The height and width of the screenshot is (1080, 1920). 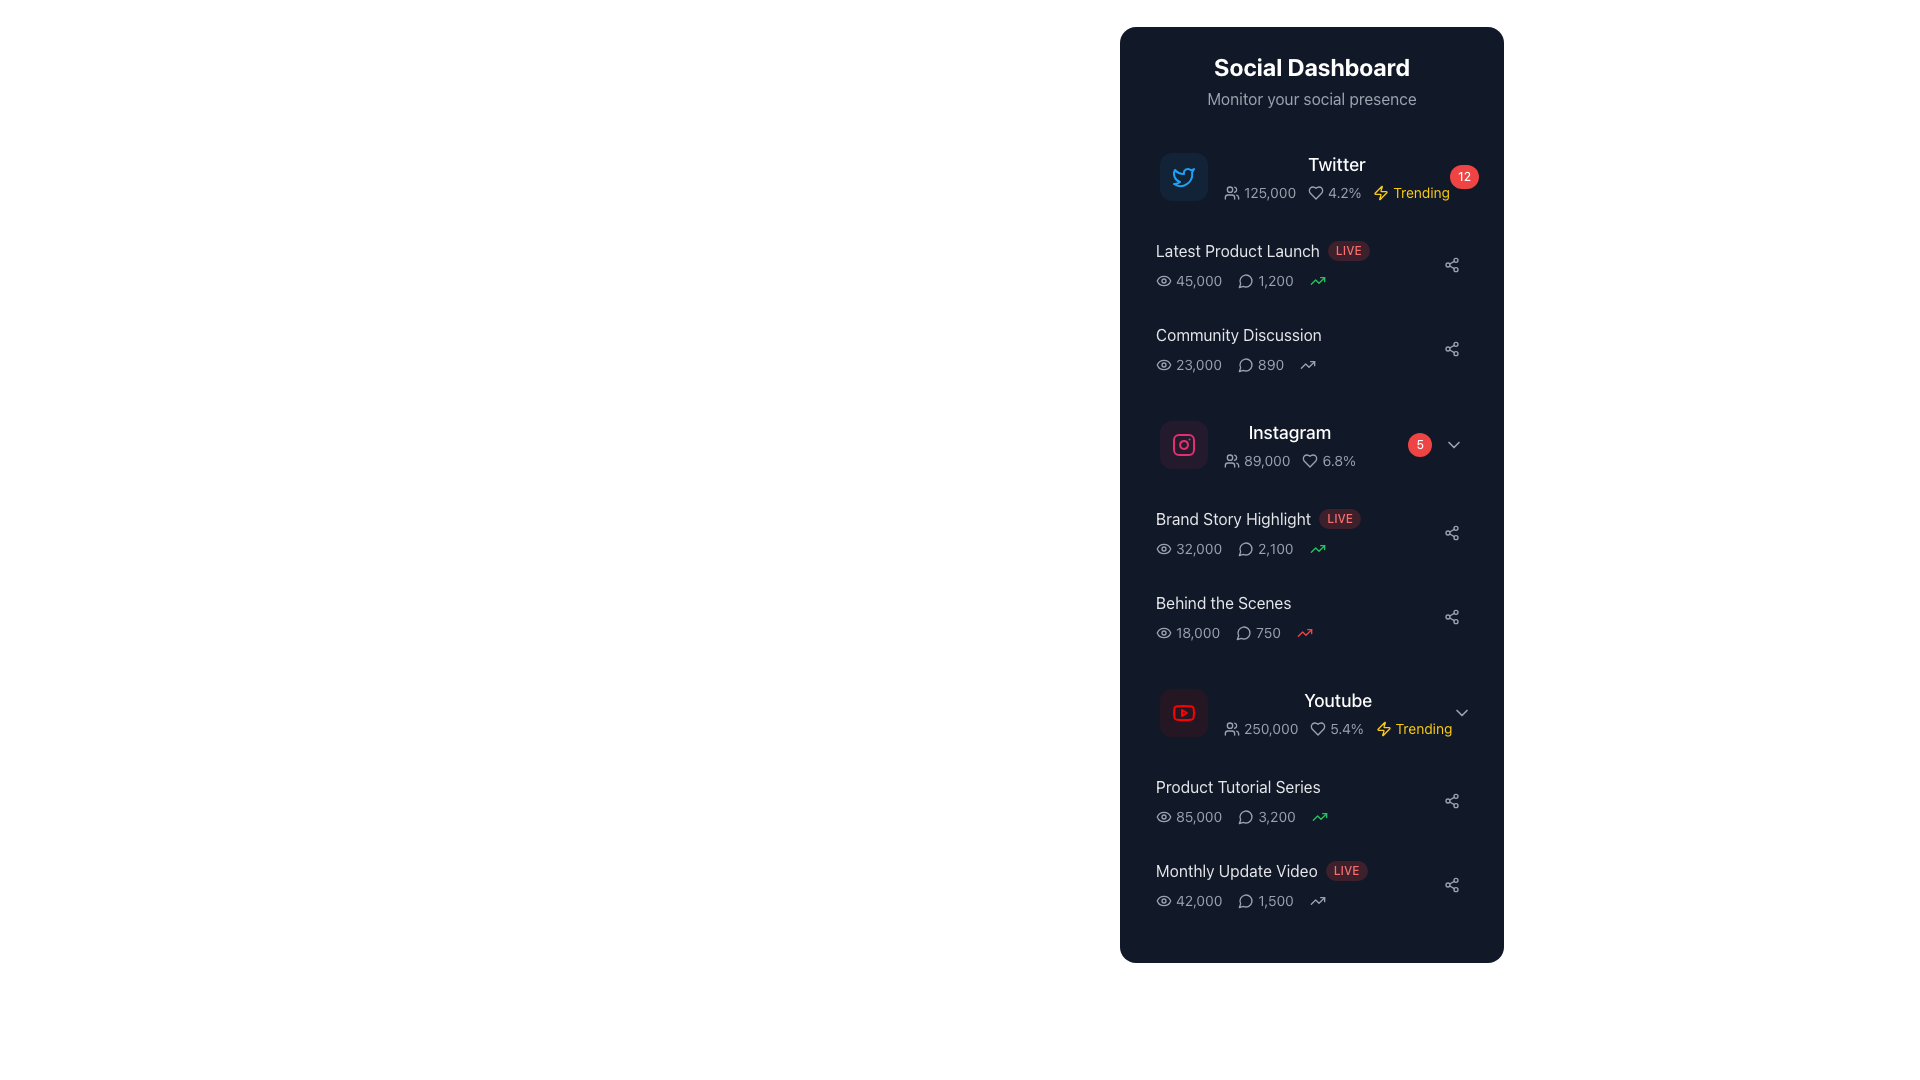 I want to click on the bird icon representing Twitter located in the top-left section of the 'Social Dashboard' panel, which is directly to the left of the 'Twitter' label, so click(x=1184, y=176).